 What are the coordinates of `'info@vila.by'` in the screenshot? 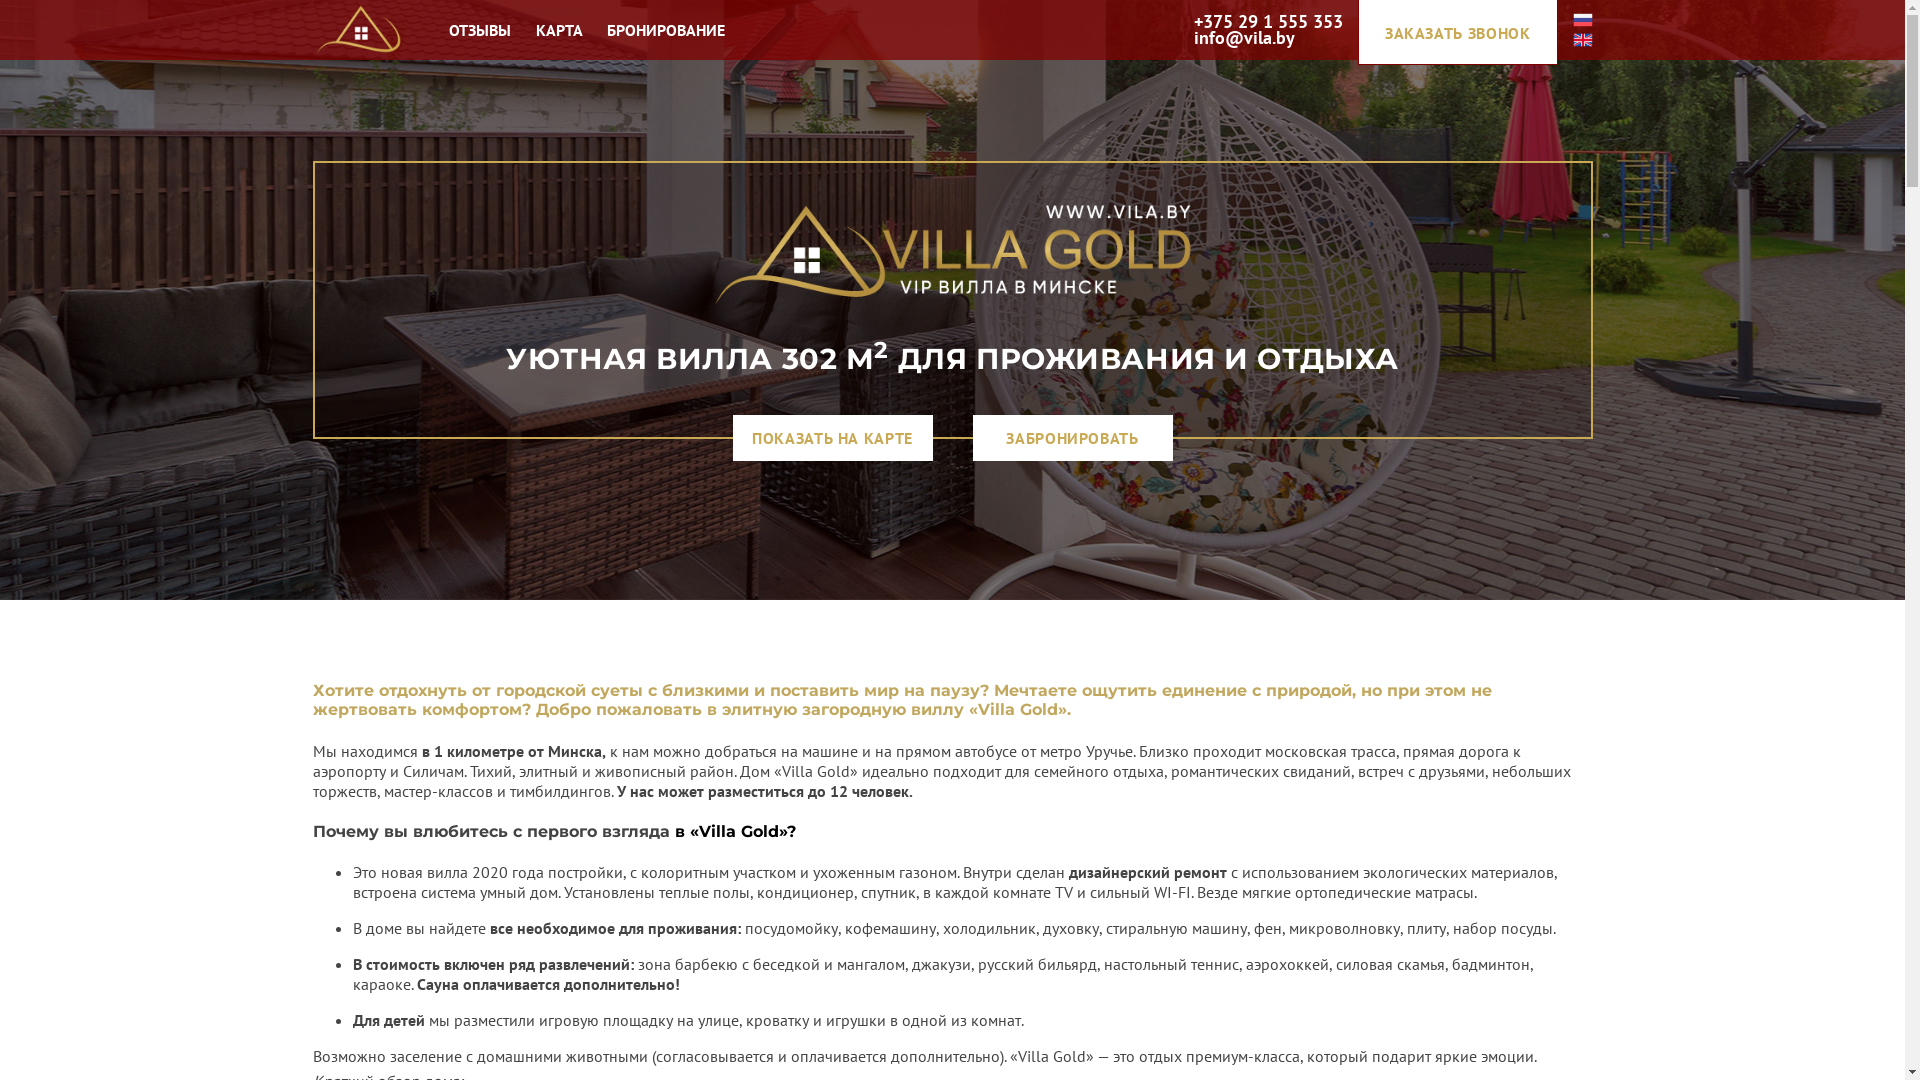 It's located at (1243, 38).